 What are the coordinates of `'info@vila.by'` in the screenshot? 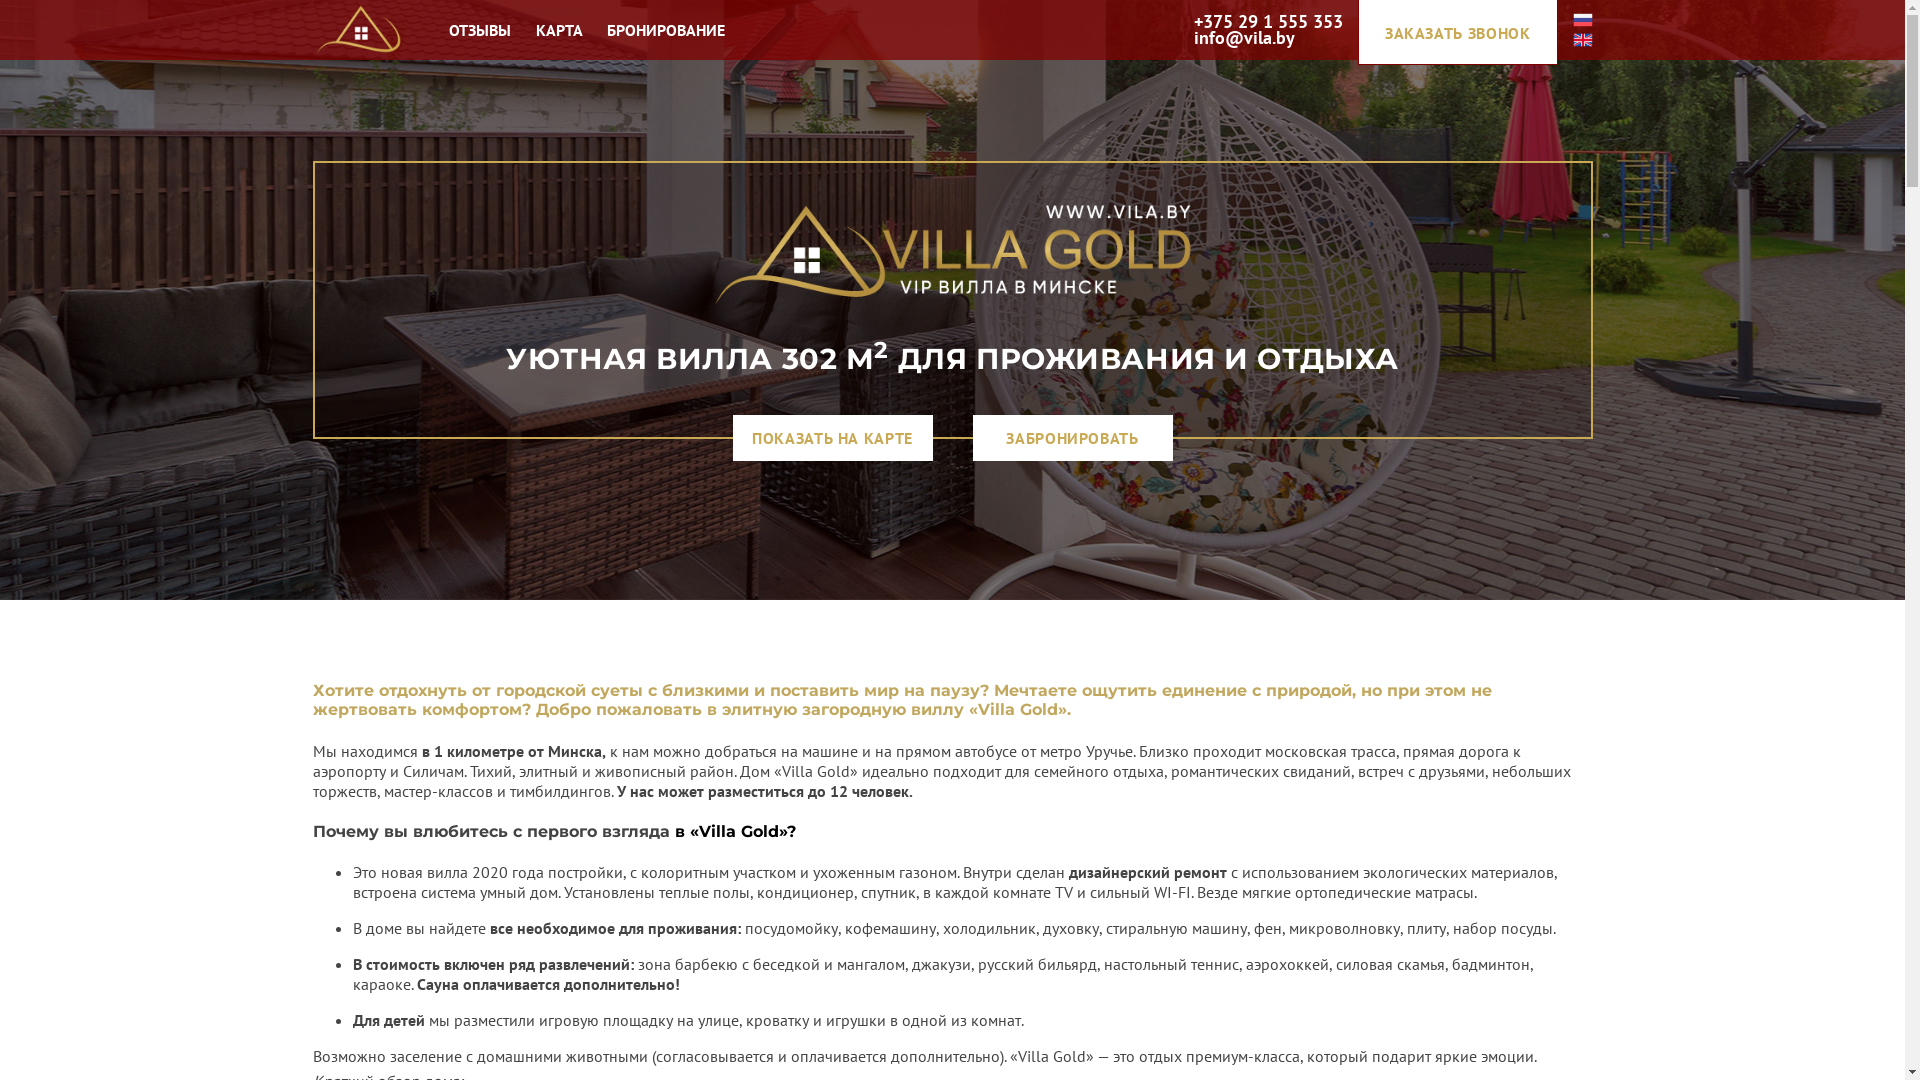 It's located at (1243, 38).